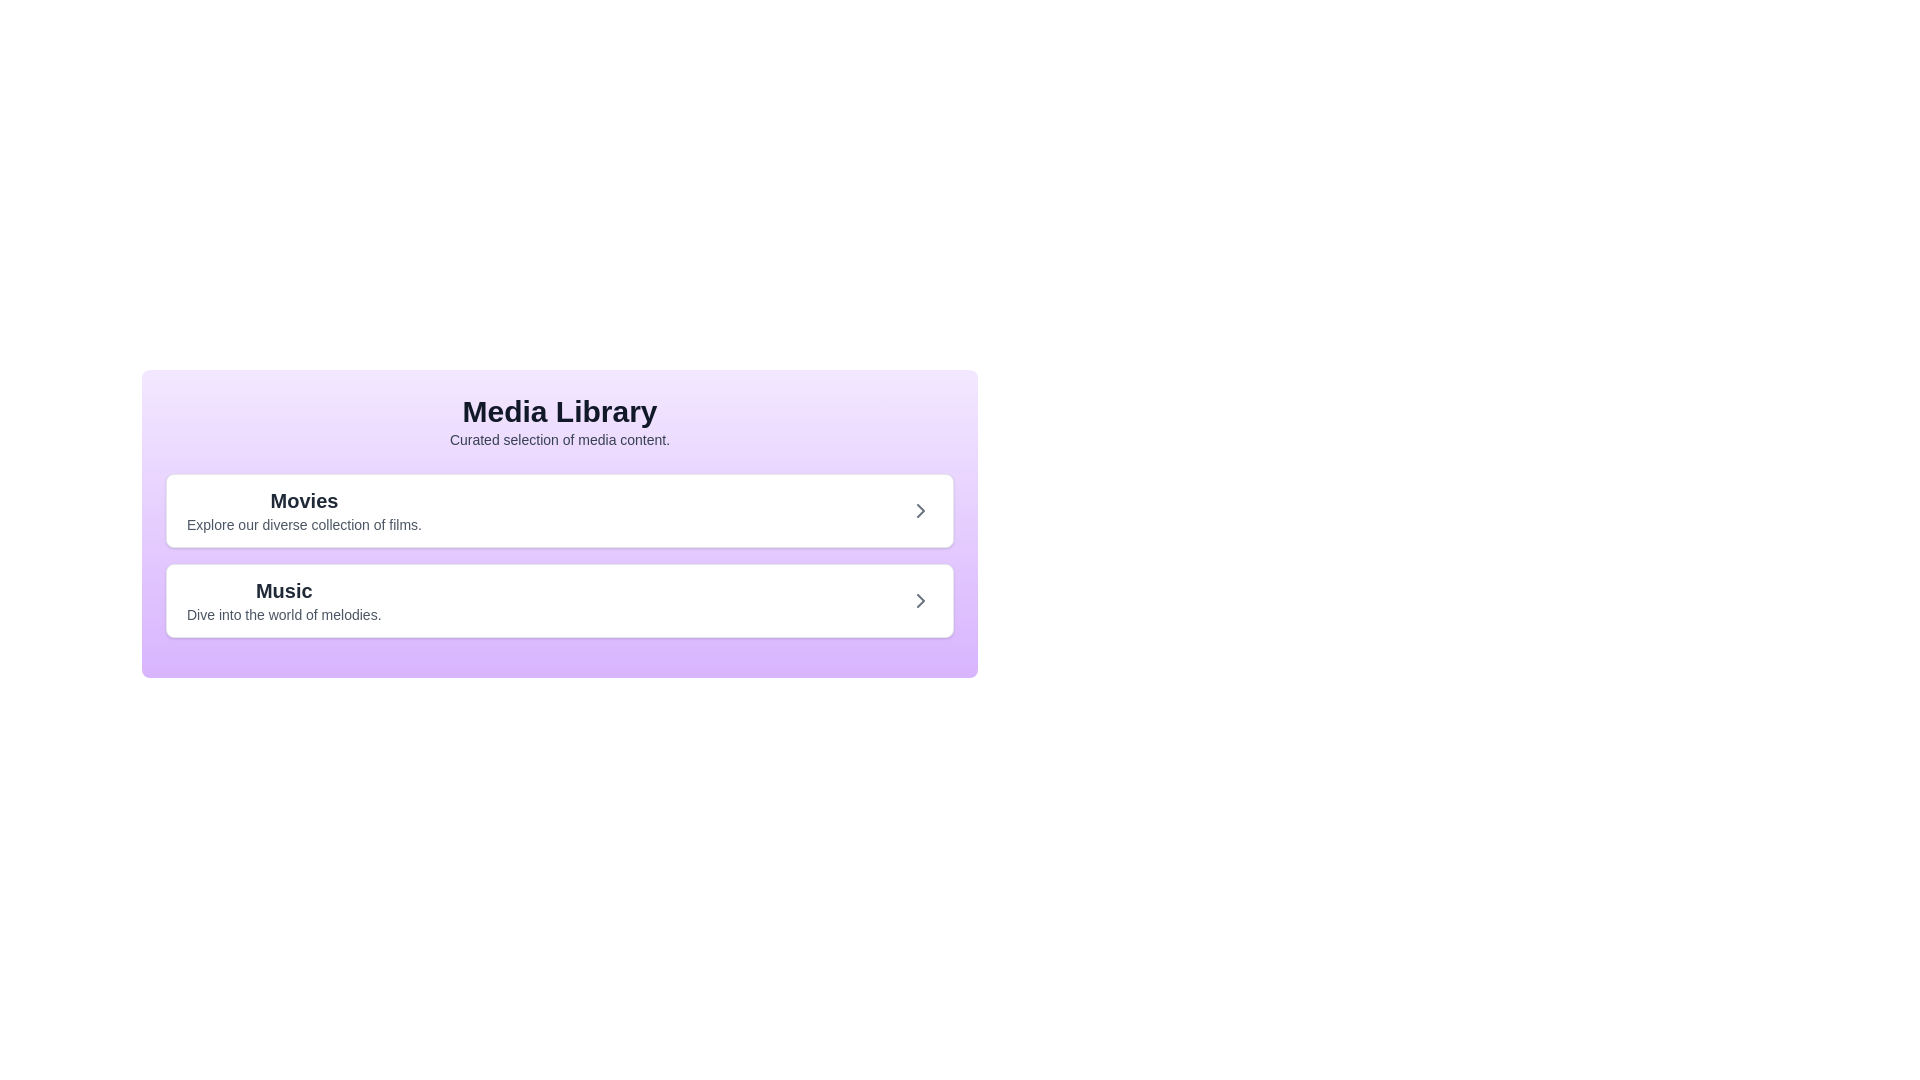  I want to click on the right-pointing chevron icon within the 'Music' interactive card, which is styled in gray and serves as a directional indicator, so click(920, 600).